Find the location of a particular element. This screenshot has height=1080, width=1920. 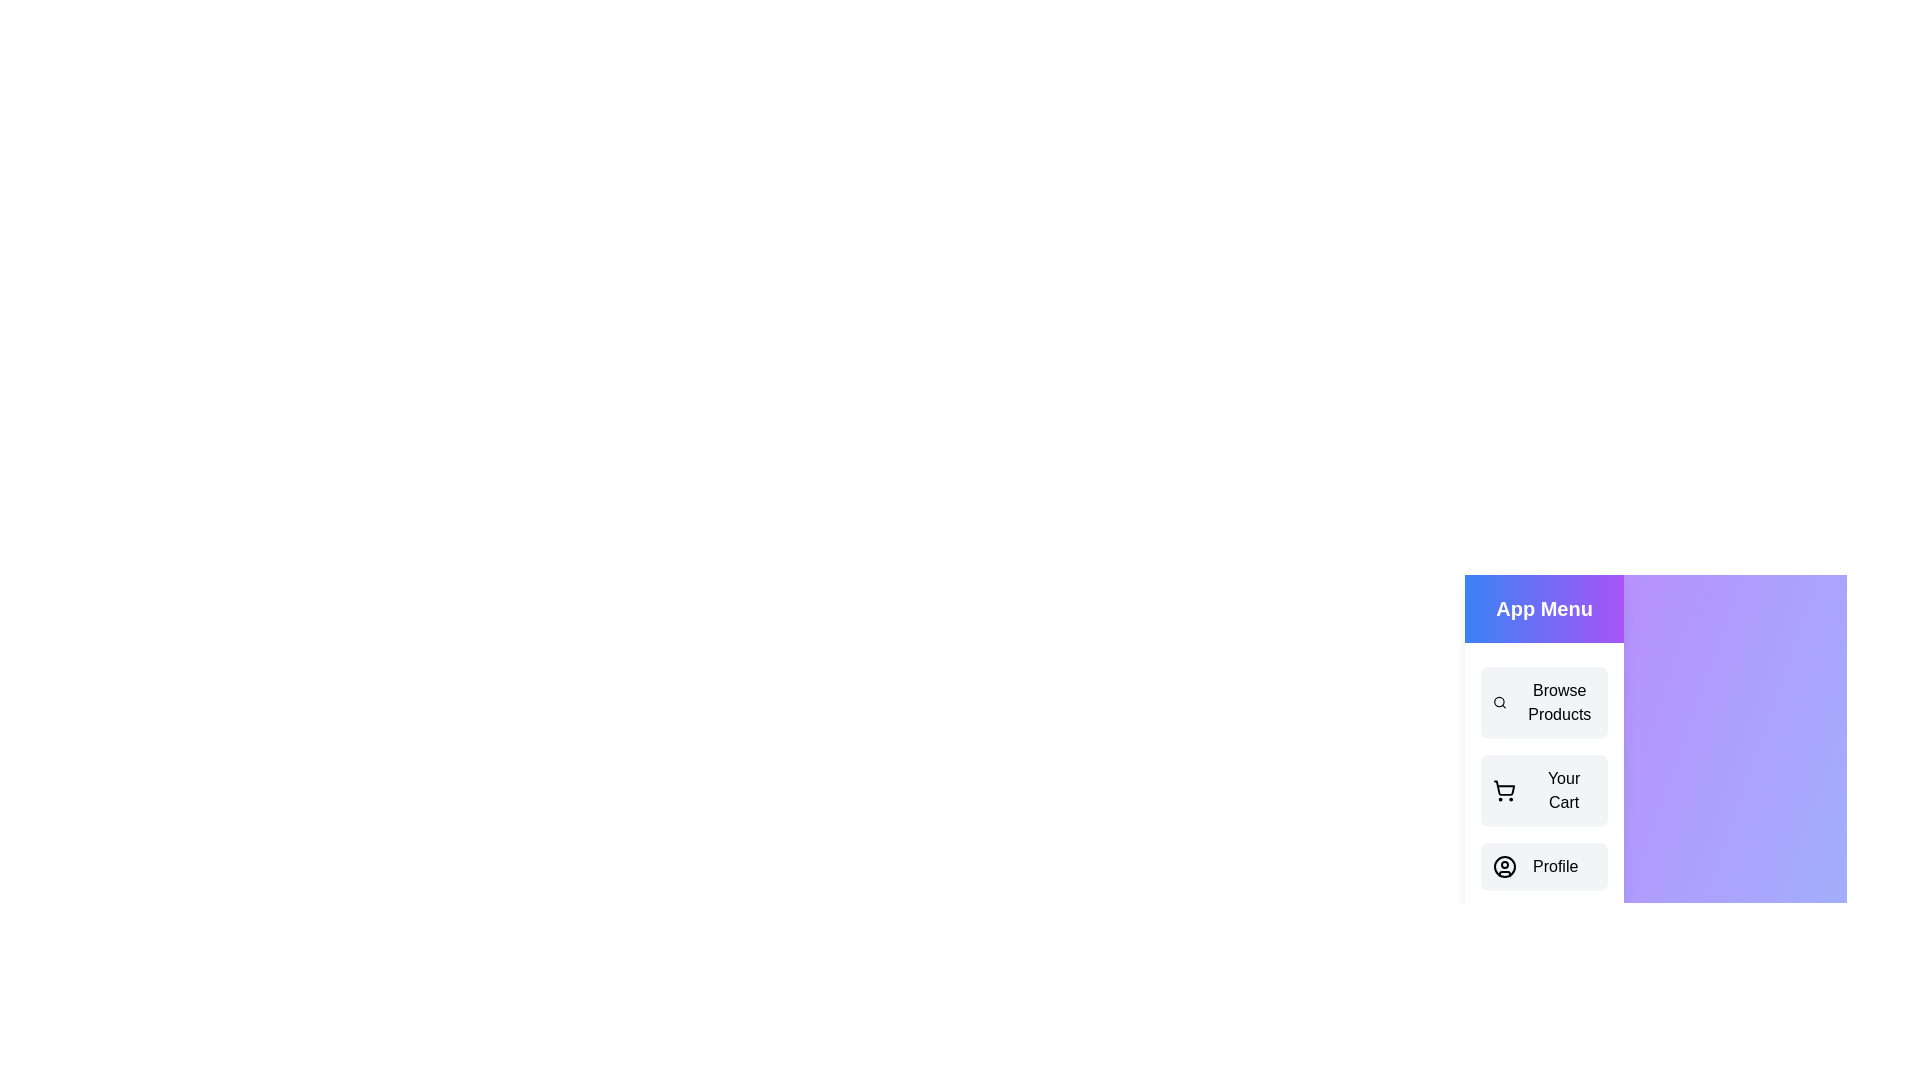

the menu item Browse Products to observe the hover effect is located at coordinates (1543, 701).